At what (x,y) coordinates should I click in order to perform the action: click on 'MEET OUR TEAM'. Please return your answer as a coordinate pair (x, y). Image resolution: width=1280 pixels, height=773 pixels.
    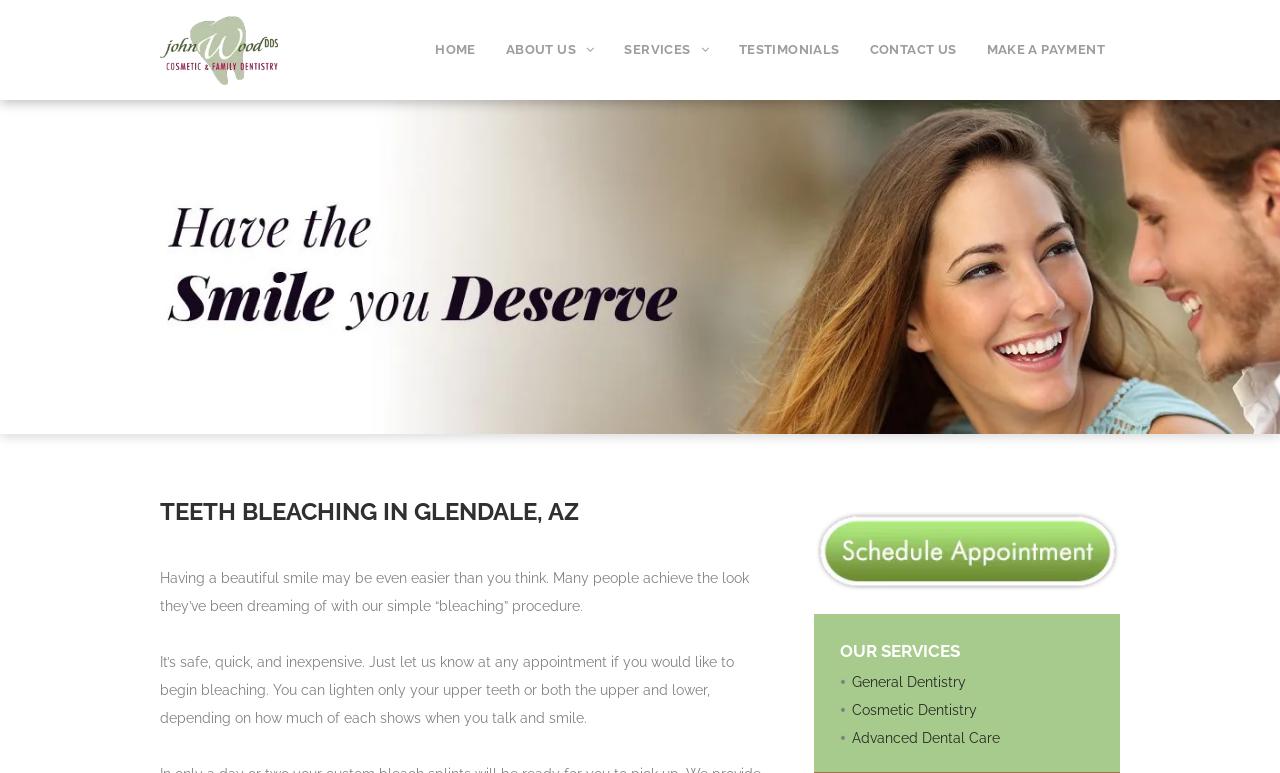
    Looking at the image, I should click on (566, 177).